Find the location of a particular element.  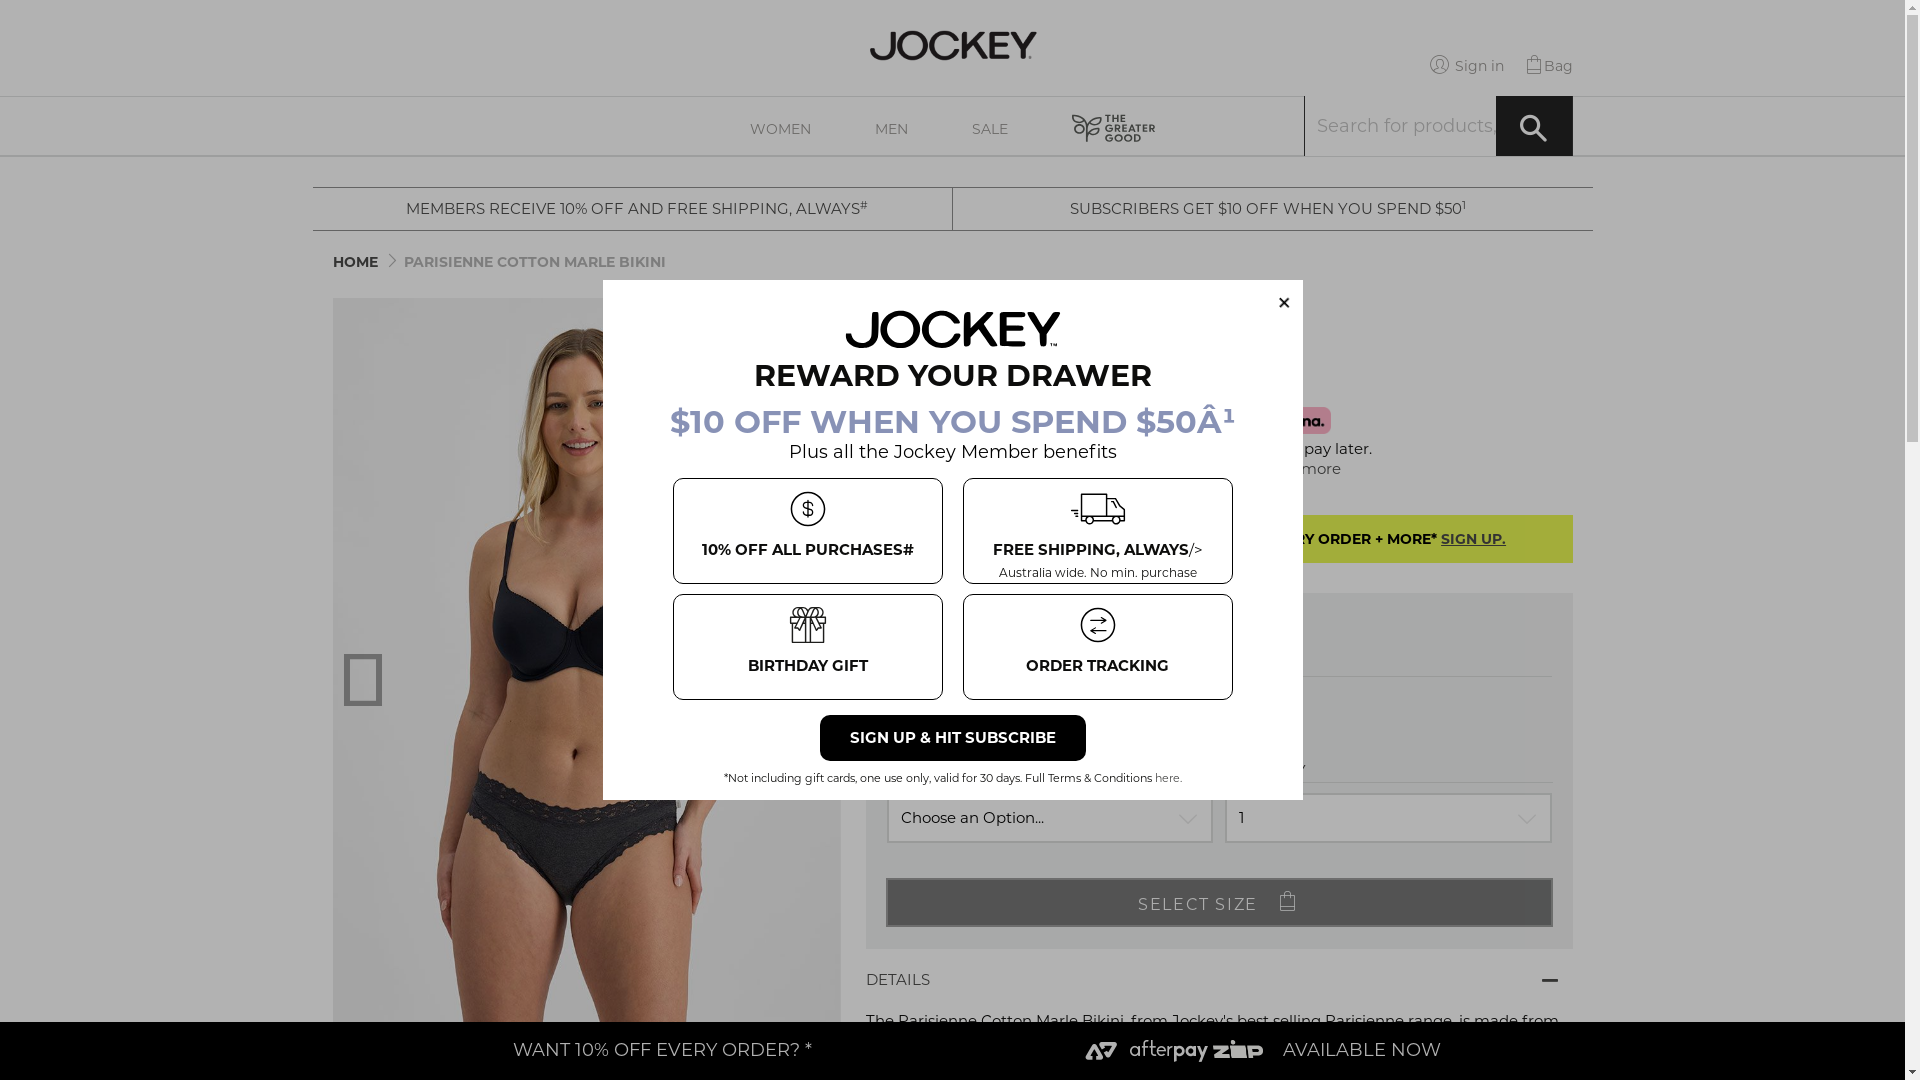

'MEN' is located at coordinates (843, 126).